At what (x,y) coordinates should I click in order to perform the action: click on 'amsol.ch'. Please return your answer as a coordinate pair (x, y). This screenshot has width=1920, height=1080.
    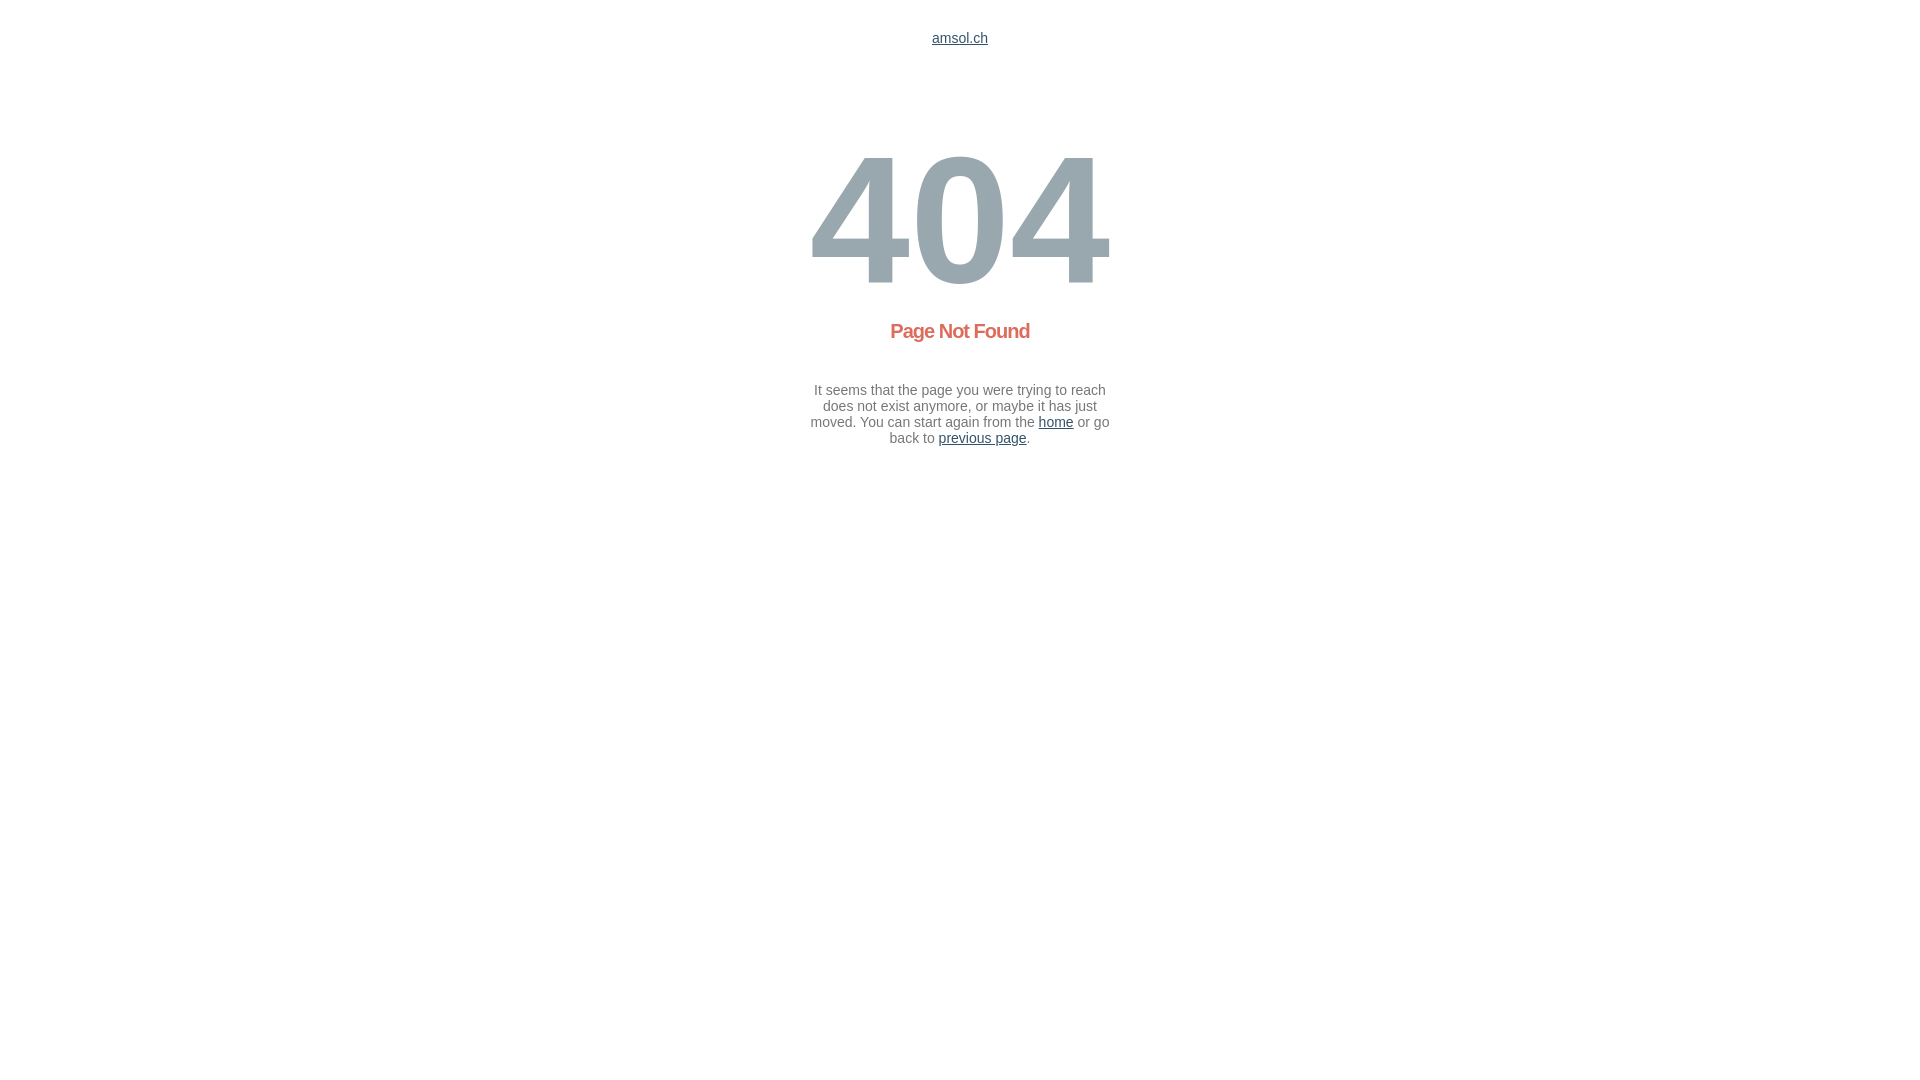
    Looking at the image, I should click on (960, 38).